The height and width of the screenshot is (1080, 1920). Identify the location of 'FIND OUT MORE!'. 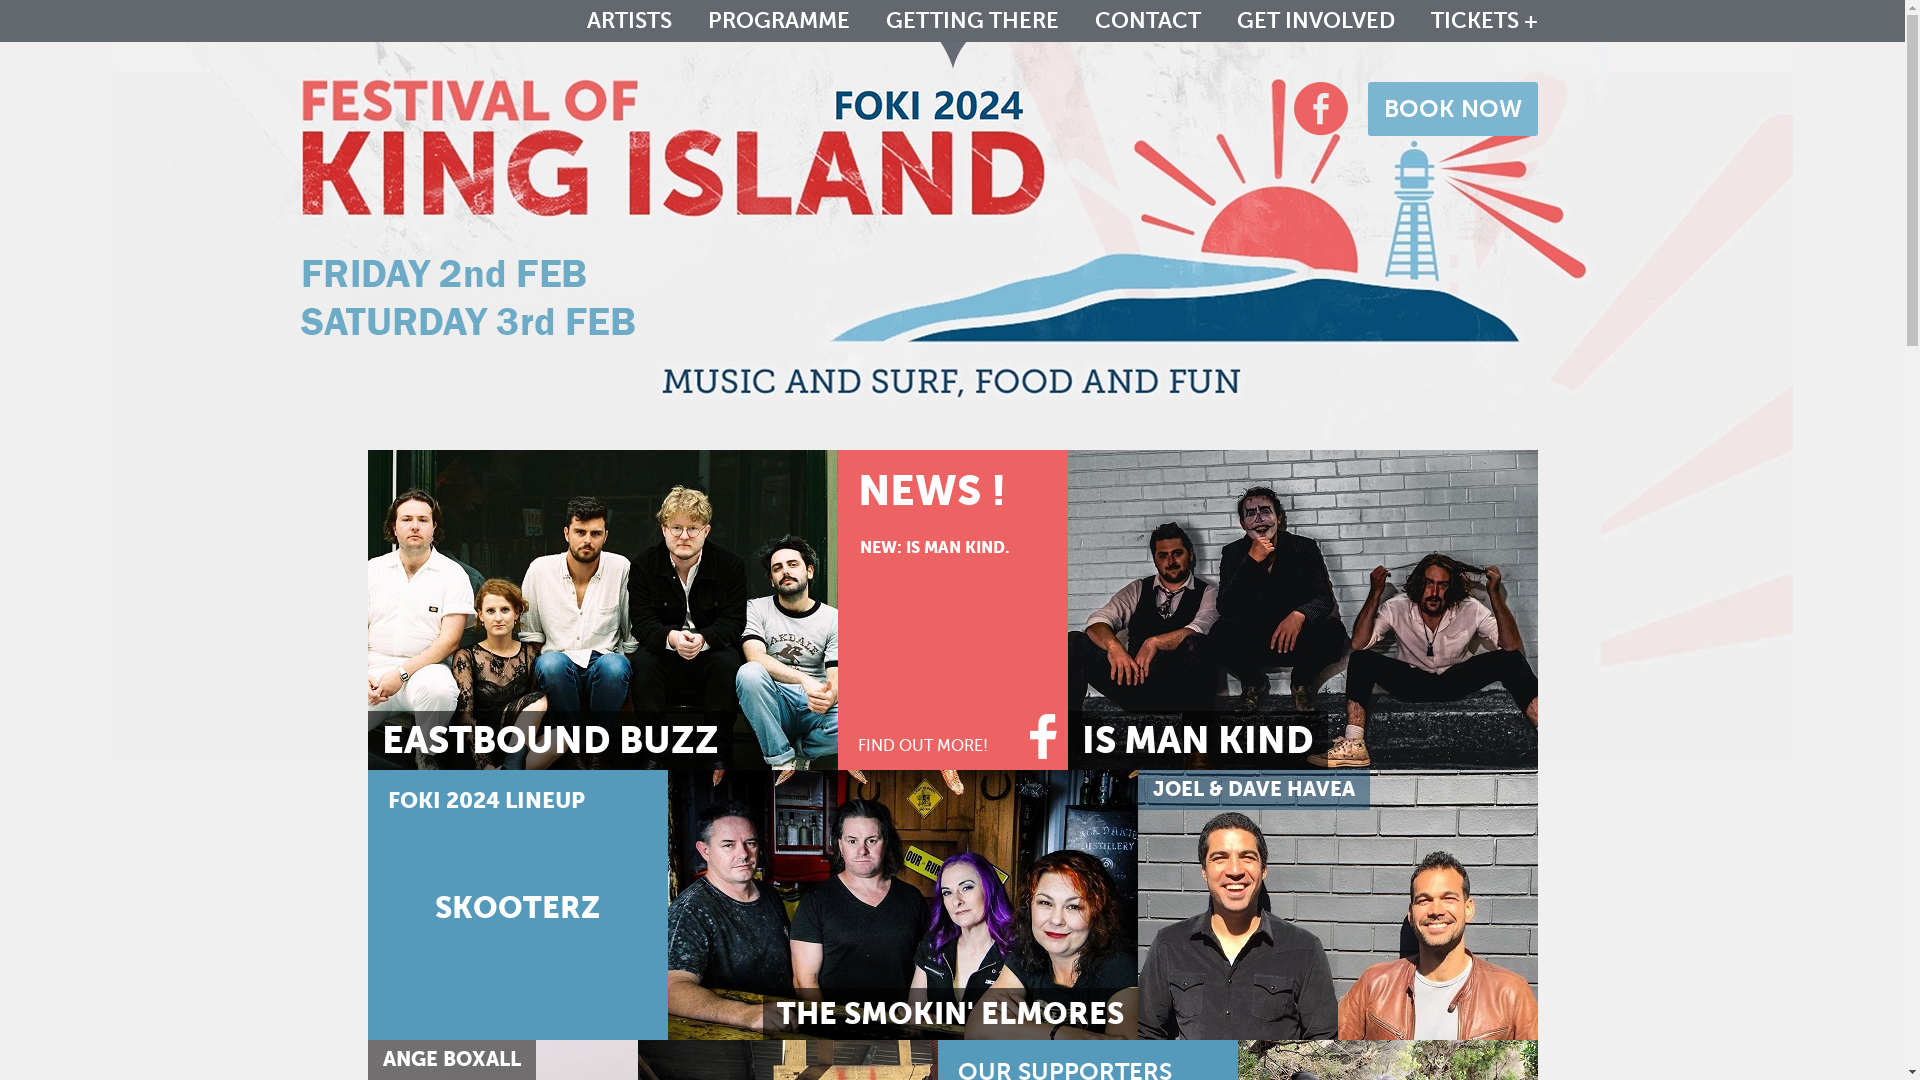
(921, 759).